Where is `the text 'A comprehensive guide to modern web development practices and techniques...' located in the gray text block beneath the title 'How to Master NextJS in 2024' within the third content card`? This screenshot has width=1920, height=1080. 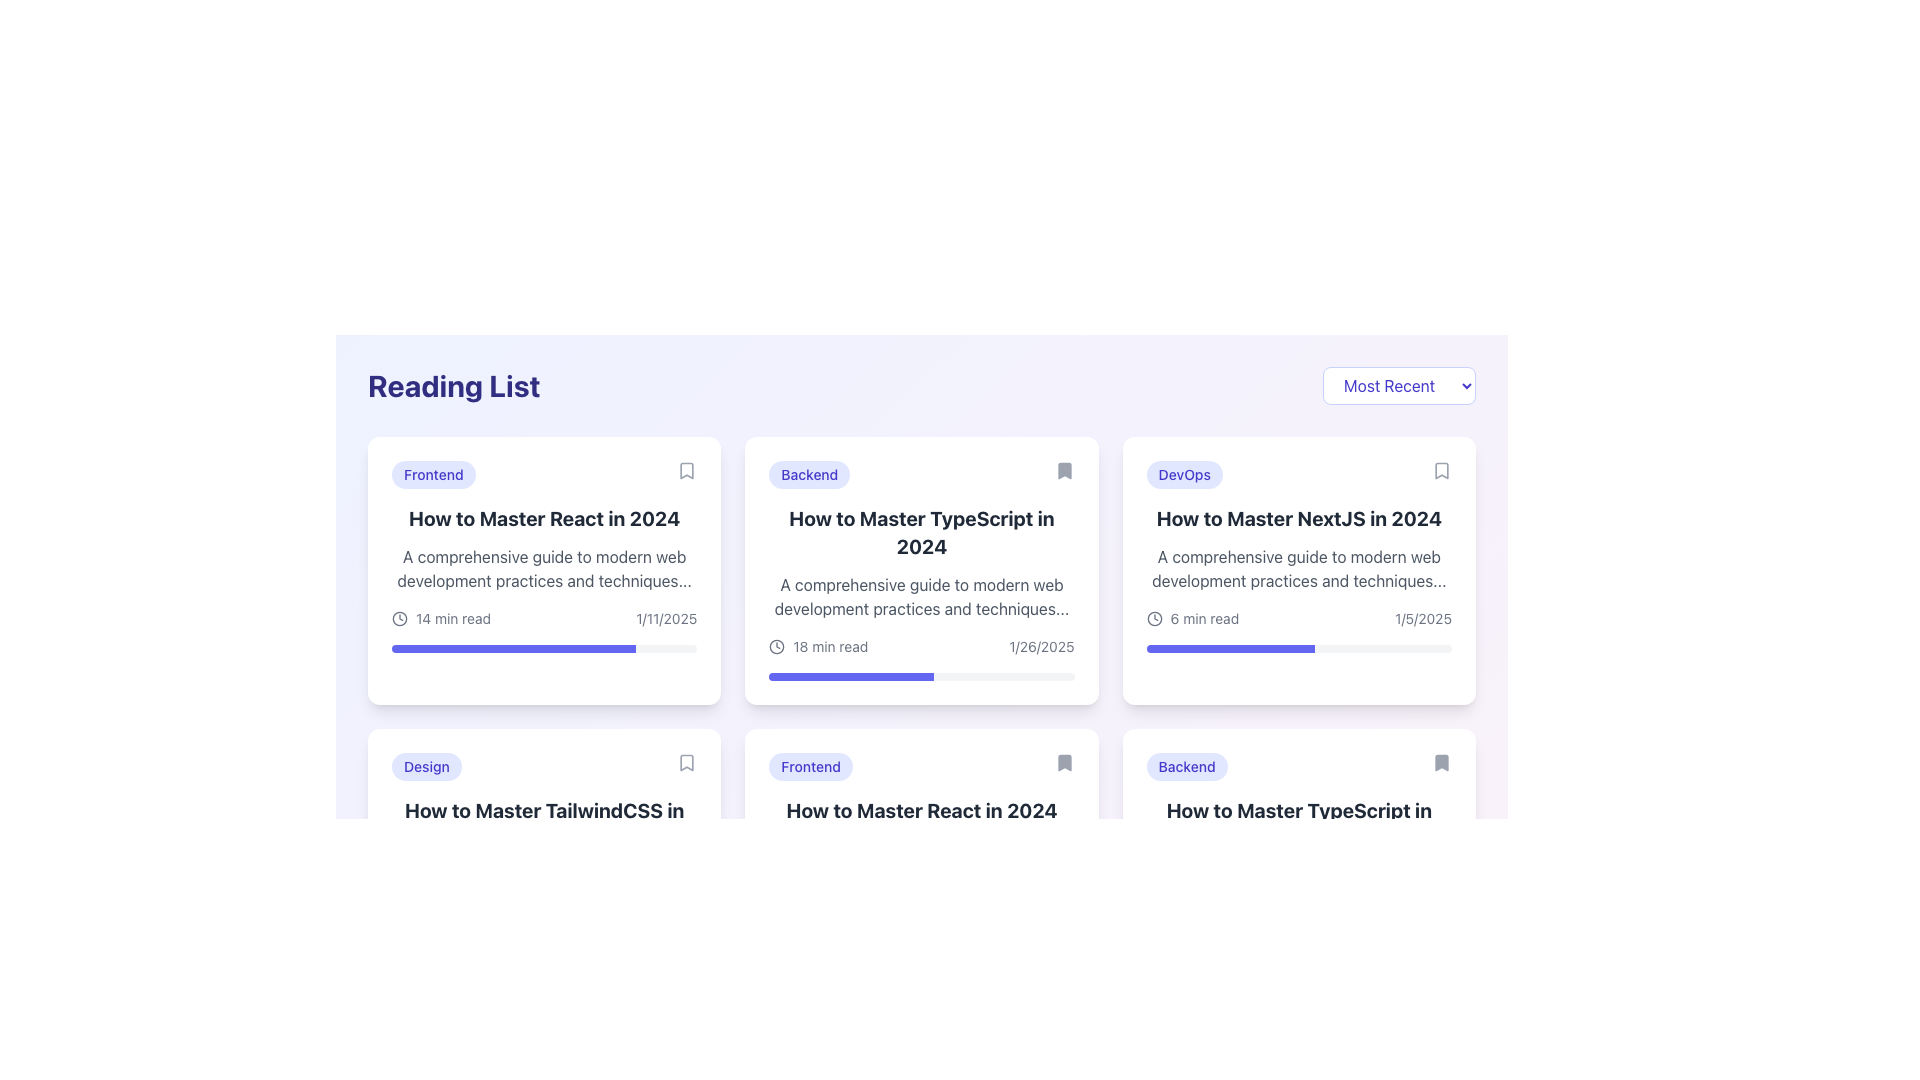 the text 'A comprehensive guide to modern web development practices and techniques...' located in the gray text block beneath the title 'How to Master NextJS in 2024' within the third content card is located at coordinates (1299, 569).